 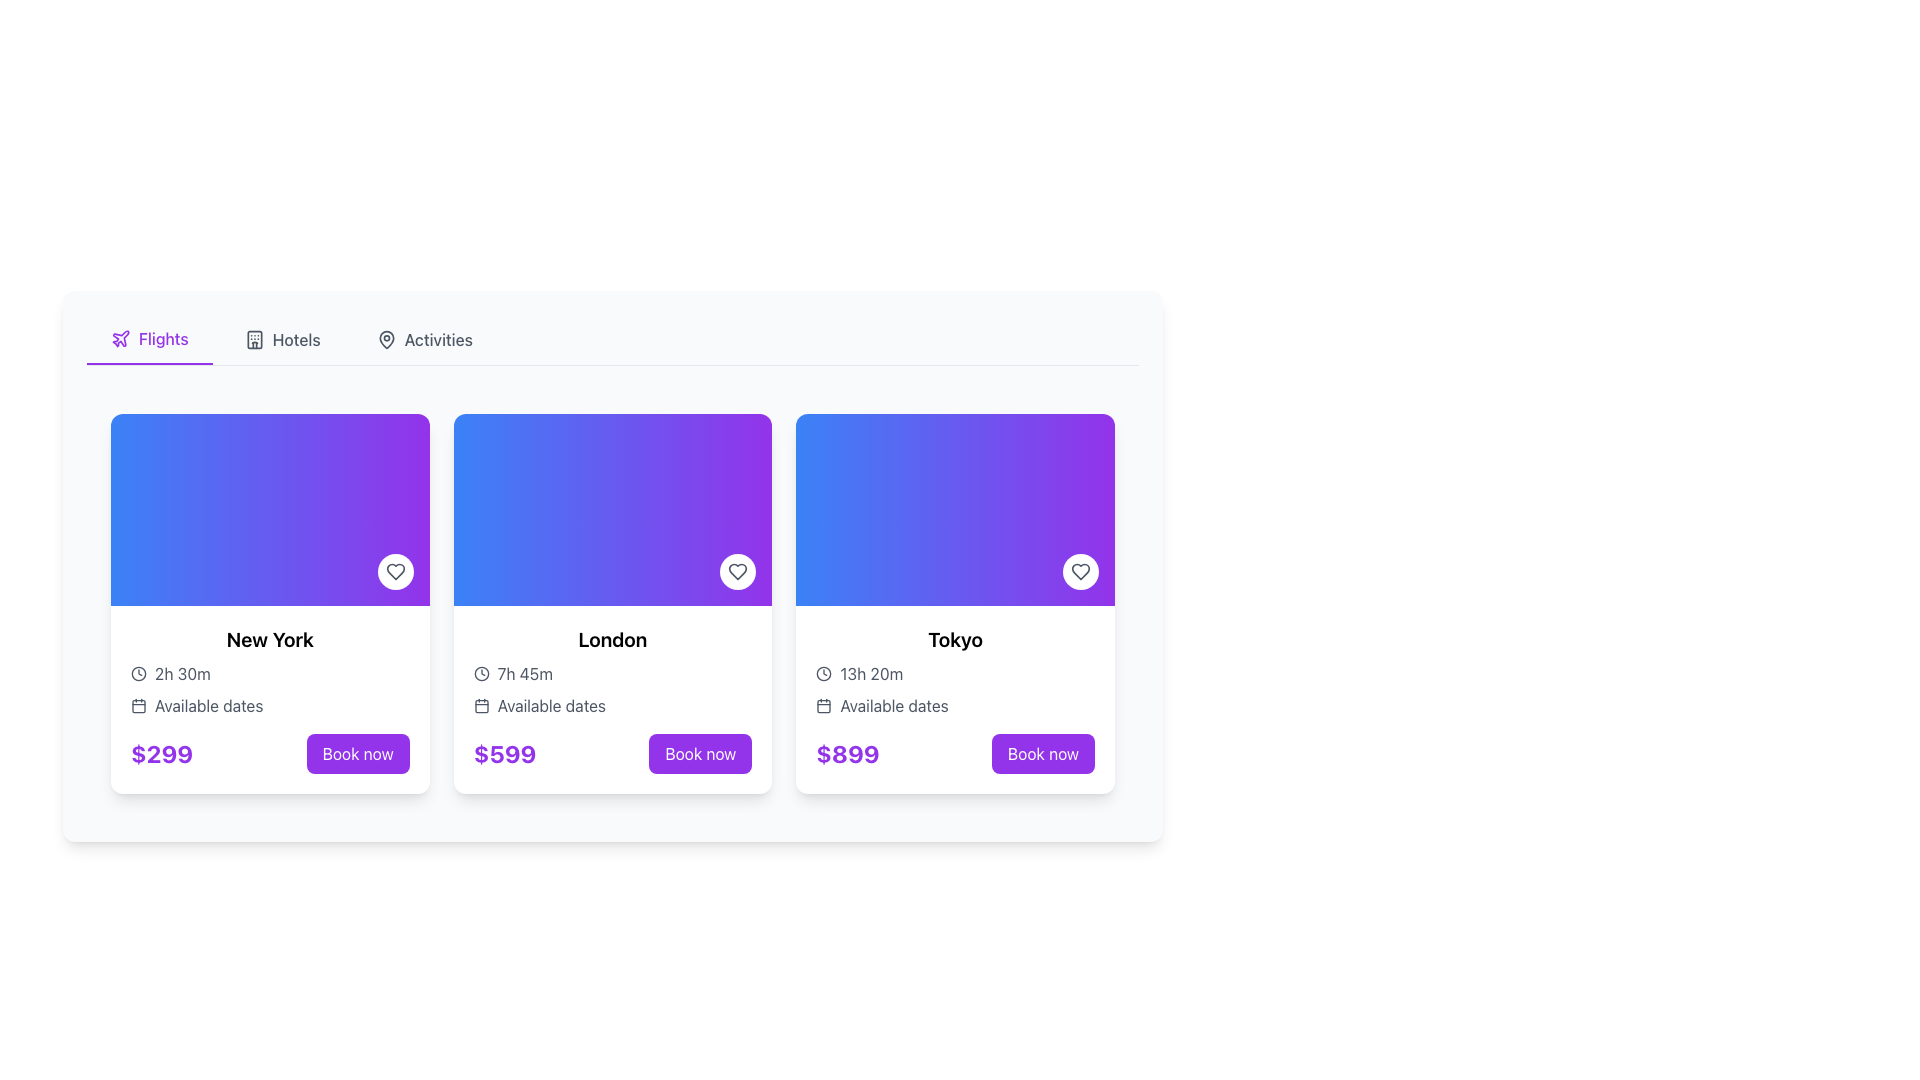 What do you see at coordinates (138, 674) in the screenshot?
I see `the non-interactive circular icon component of the clock icon located above the '13h 20m' text in the Tokyo travel card` at bounding box center [138, 674].